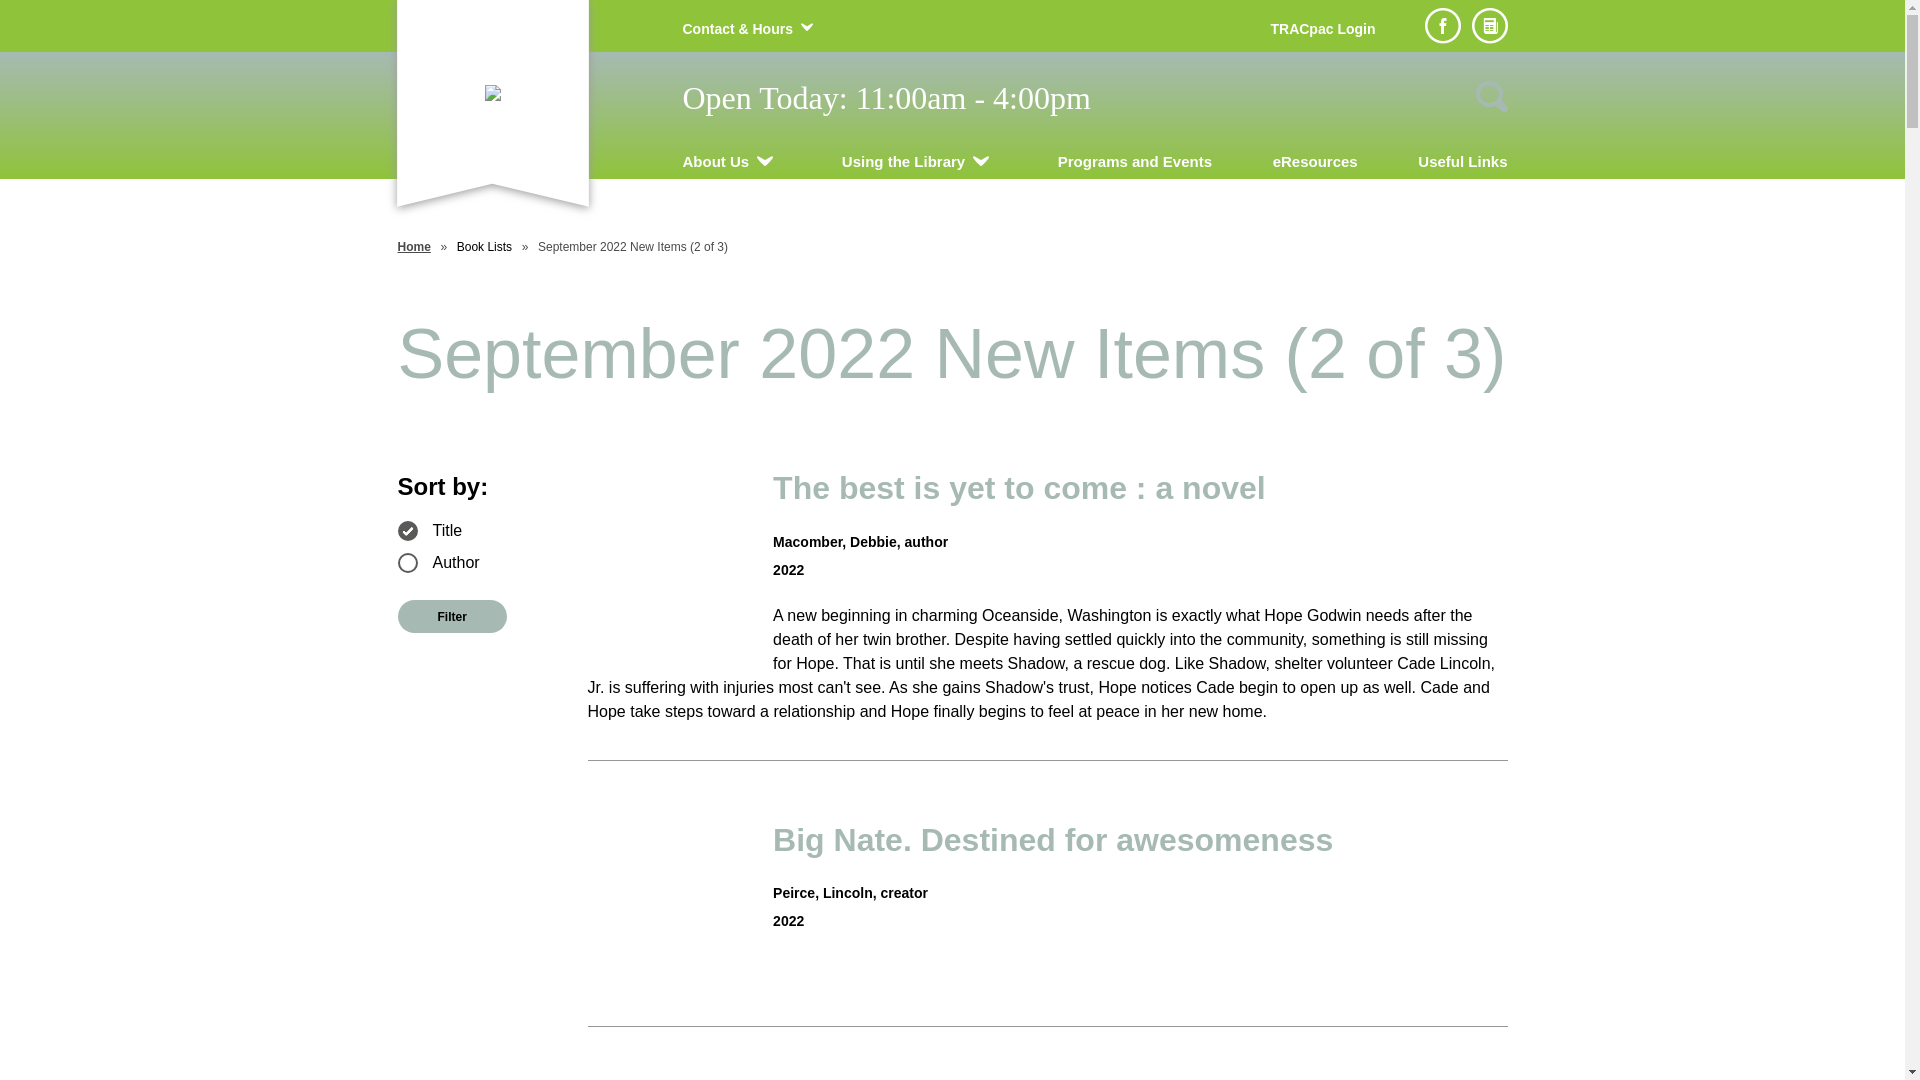  What do you see at coordinates (413, 245) in the screenshot?
I see `'Home'` at bounding box center [413, 245].